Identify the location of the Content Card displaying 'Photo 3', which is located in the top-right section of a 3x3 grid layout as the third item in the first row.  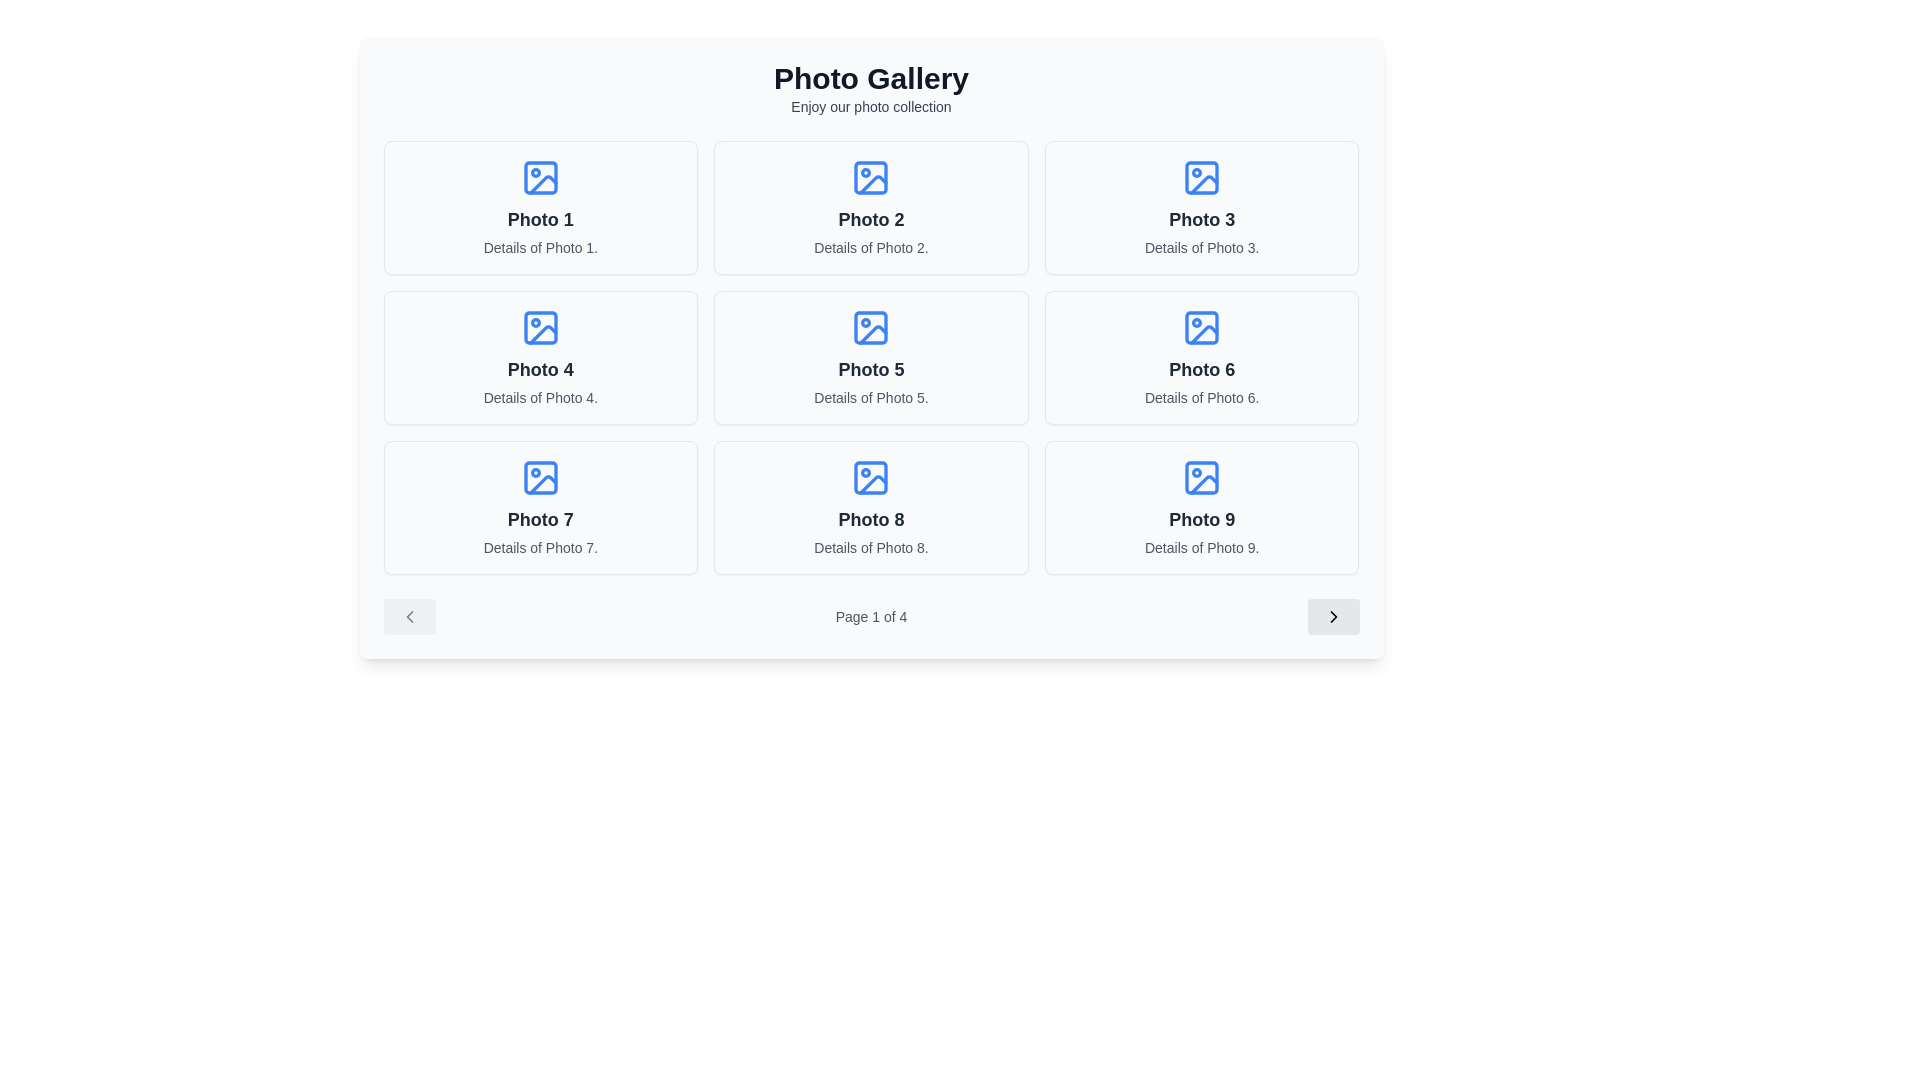
(1201, 208).